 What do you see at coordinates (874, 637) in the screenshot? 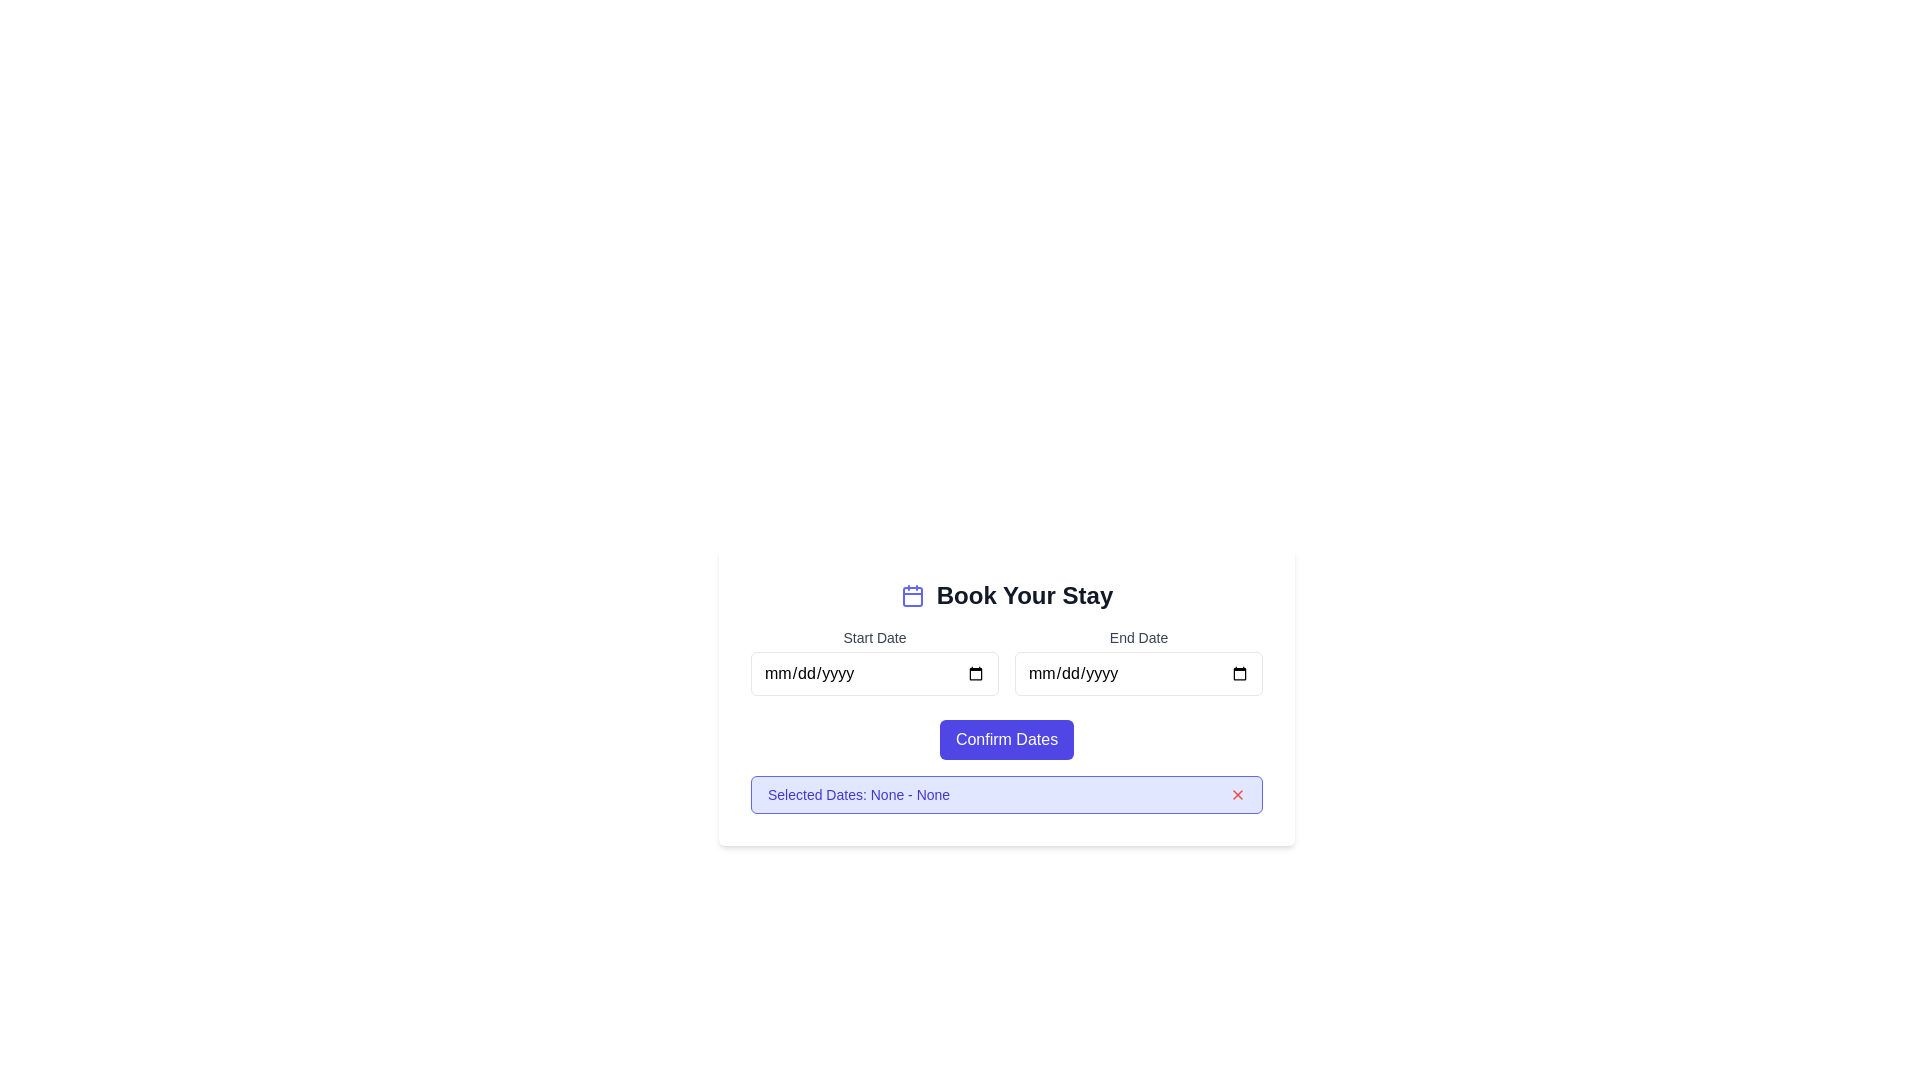
I see `the 'Start Date' text label, which is styled with a clear, sans-serif font in dark gray against a white background, located above the date selection input field in the top-left corner of the date selection section` at bounding box center [874, 637].